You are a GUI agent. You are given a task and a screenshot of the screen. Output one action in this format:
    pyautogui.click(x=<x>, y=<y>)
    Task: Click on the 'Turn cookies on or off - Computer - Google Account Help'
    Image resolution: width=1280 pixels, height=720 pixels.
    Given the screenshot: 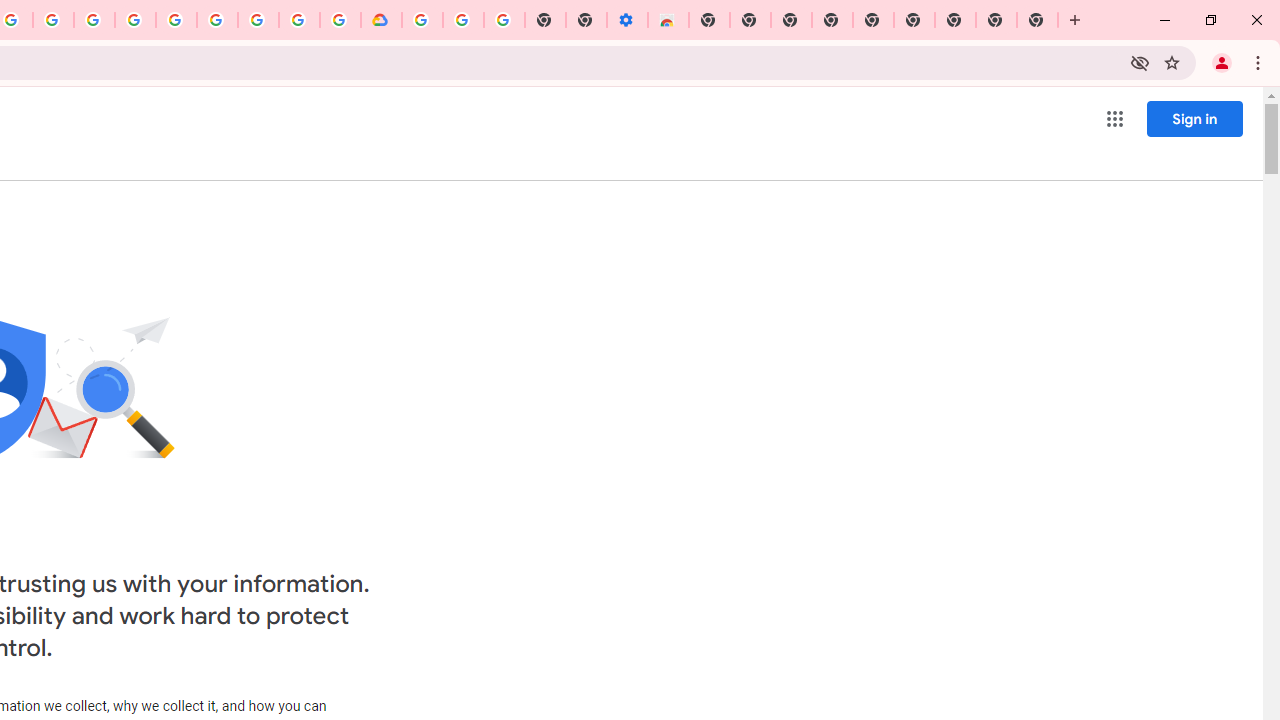 What is the action you would take?
    pyautogui.click(x=504, y=20)
    